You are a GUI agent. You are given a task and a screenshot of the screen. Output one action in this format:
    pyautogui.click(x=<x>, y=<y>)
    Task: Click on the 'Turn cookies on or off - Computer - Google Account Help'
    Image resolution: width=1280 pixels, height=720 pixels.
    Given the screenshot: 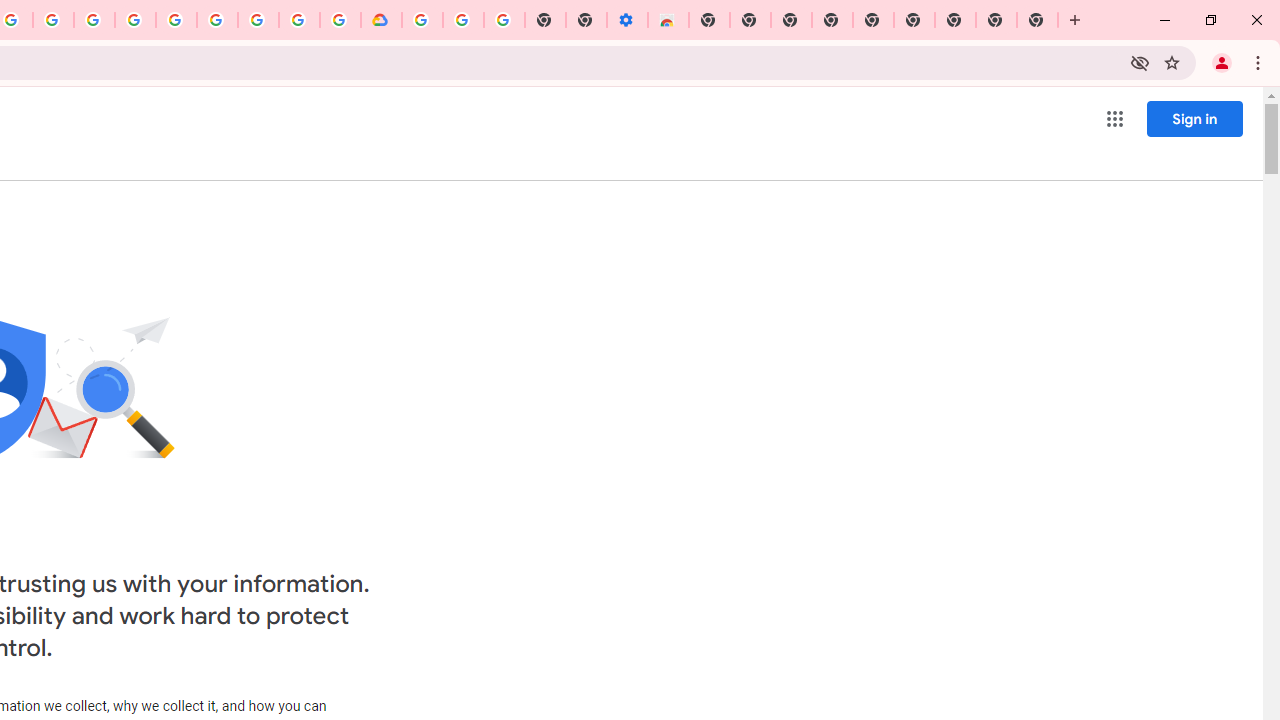 What is the action you would take?
    pyautogui.click(x=504, y=20)
    